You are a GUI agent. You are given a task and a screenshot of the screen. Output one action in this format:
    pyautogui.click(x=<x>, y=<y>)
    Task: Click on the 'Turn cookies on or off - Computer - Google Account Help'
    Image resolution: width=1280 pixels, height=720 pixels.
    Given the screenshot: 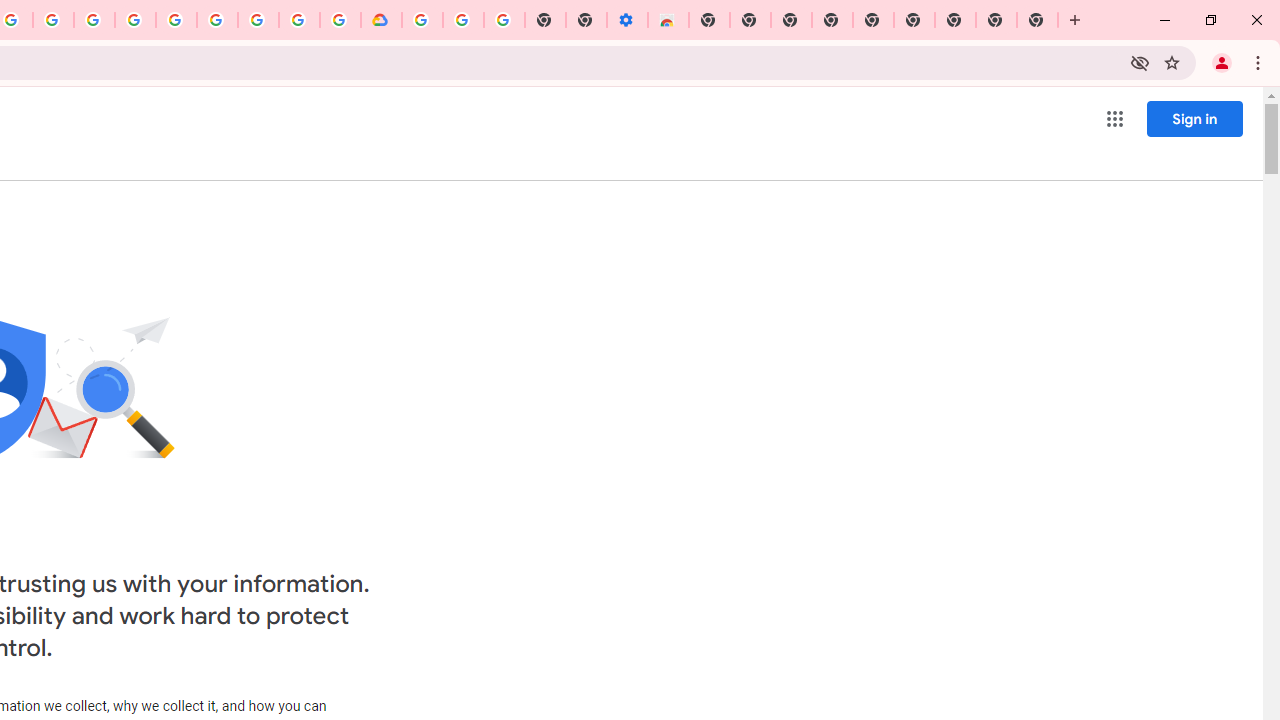 What is the action you would take?
    pyautogui.click(x=504, y=20)
    